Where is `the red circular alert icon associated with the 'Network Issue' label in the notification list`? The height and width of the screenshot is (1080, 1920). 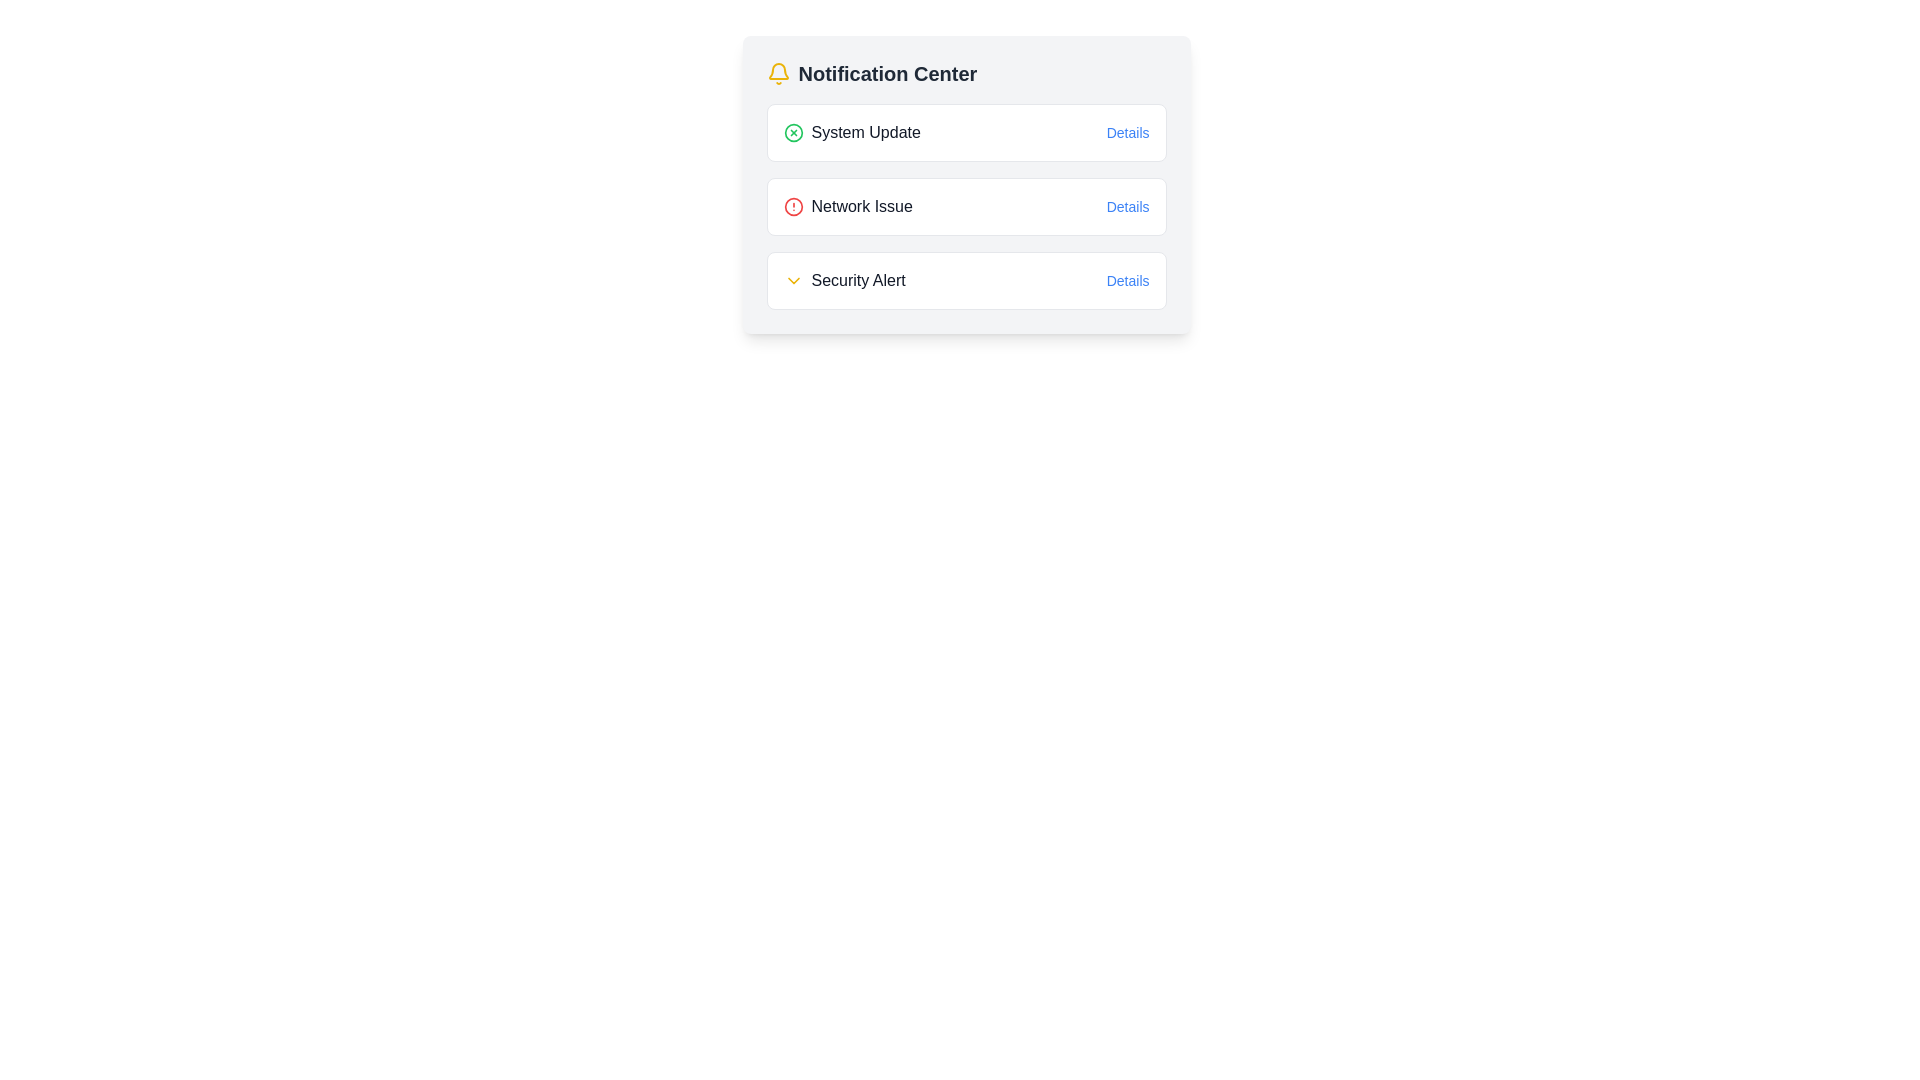 the red circular alert icon associated with the 'Network Issue' label in the notification list is located at coordinates (792, 207).